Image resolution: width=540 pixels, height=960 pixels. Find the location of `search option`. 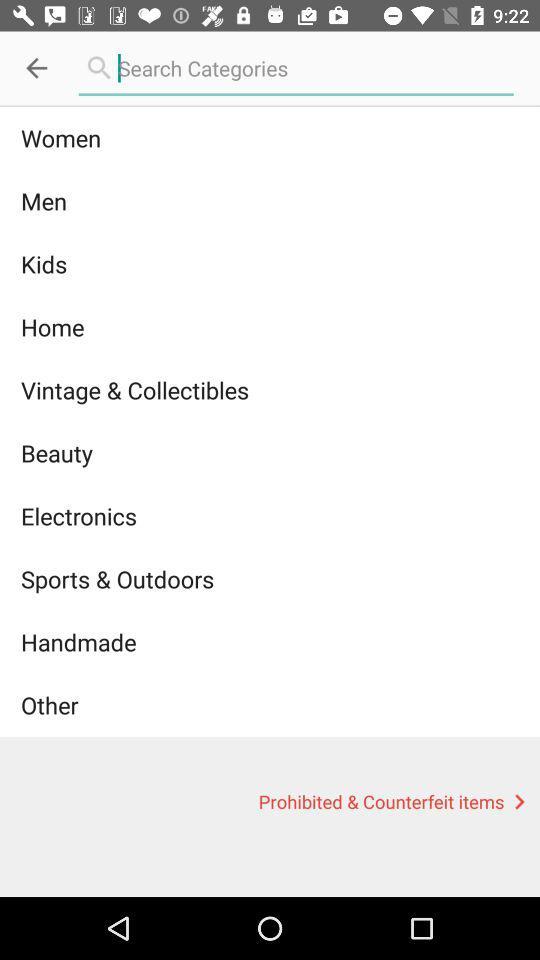

search option is located at coordinates (295, 68).